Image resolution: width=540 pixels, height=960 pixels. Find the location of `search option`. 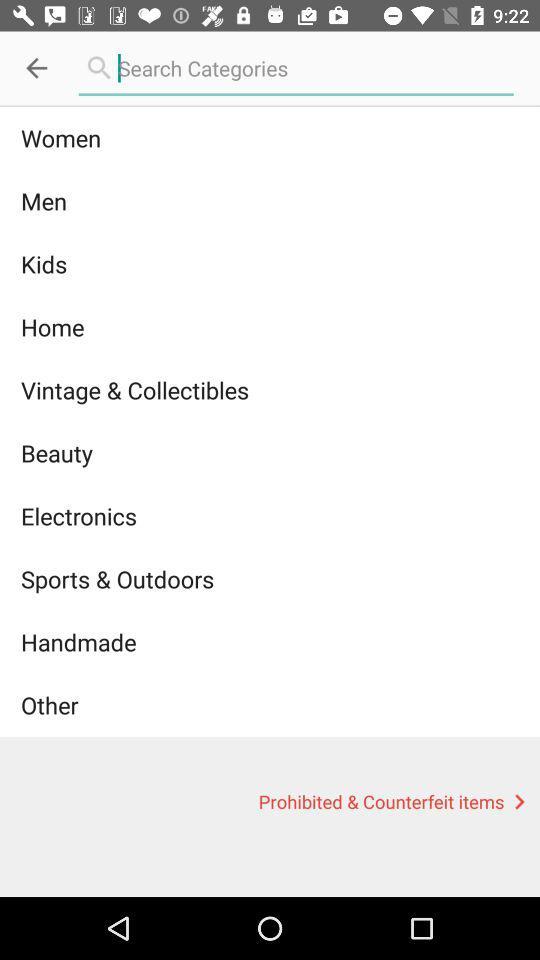

search option is located at coordinates (295, 68).